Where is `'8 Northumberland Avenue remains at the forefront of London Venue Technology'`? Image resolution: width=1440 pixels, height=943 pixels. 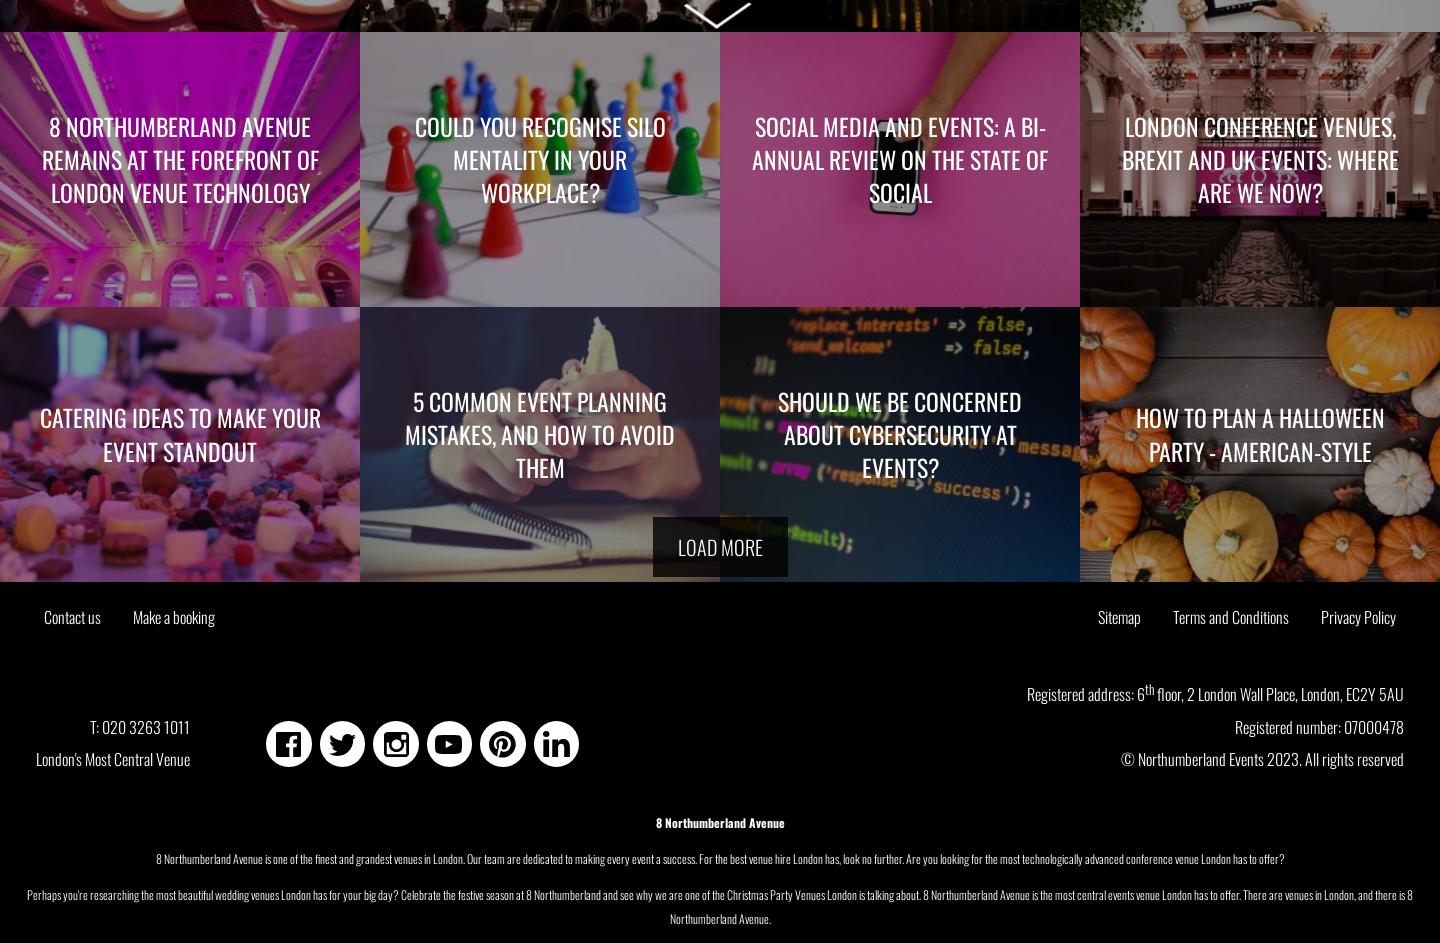
'8 Northumberland Avenue remains at the forefront of London Venue Technology' is located at coordinates (40, 157).